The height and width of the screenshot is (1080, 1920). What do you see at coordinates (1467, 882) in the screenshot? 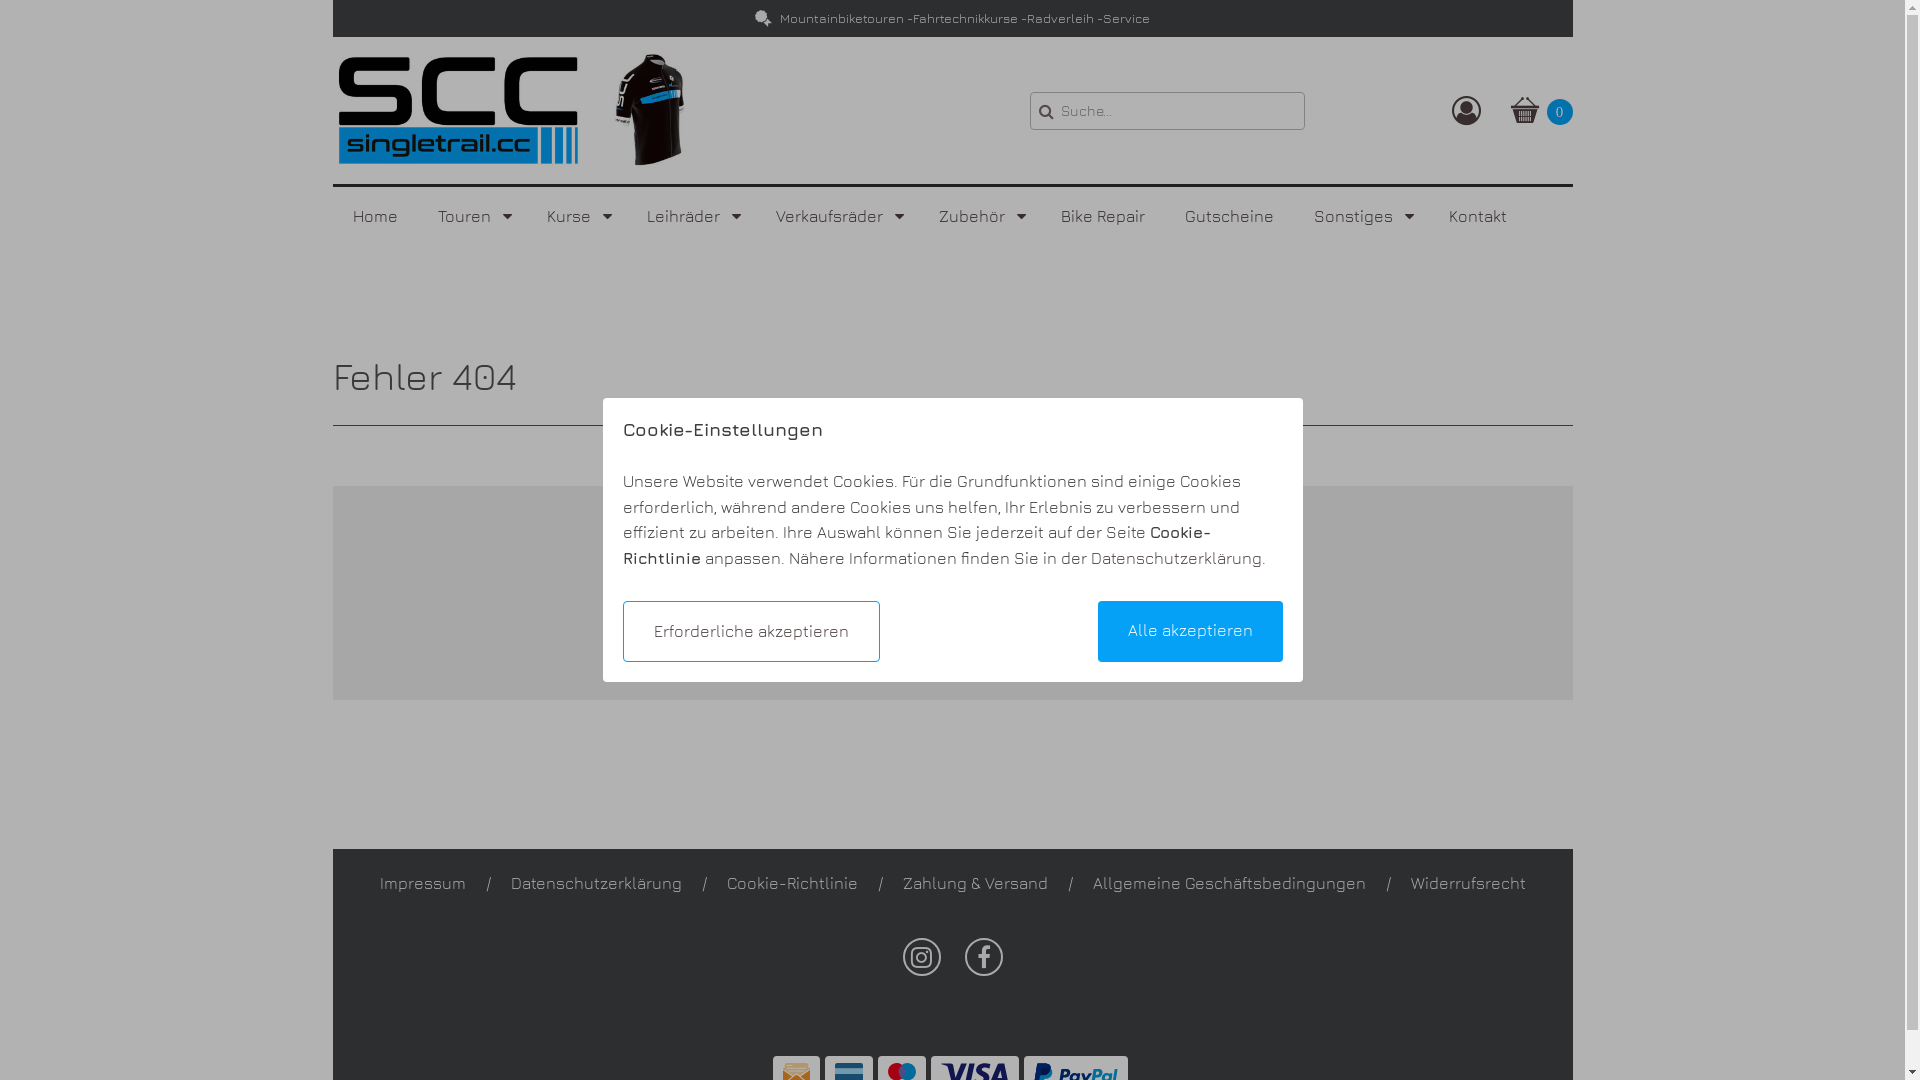
I see `'Widerrufsrecht'` at bounding box center [1467, 882].